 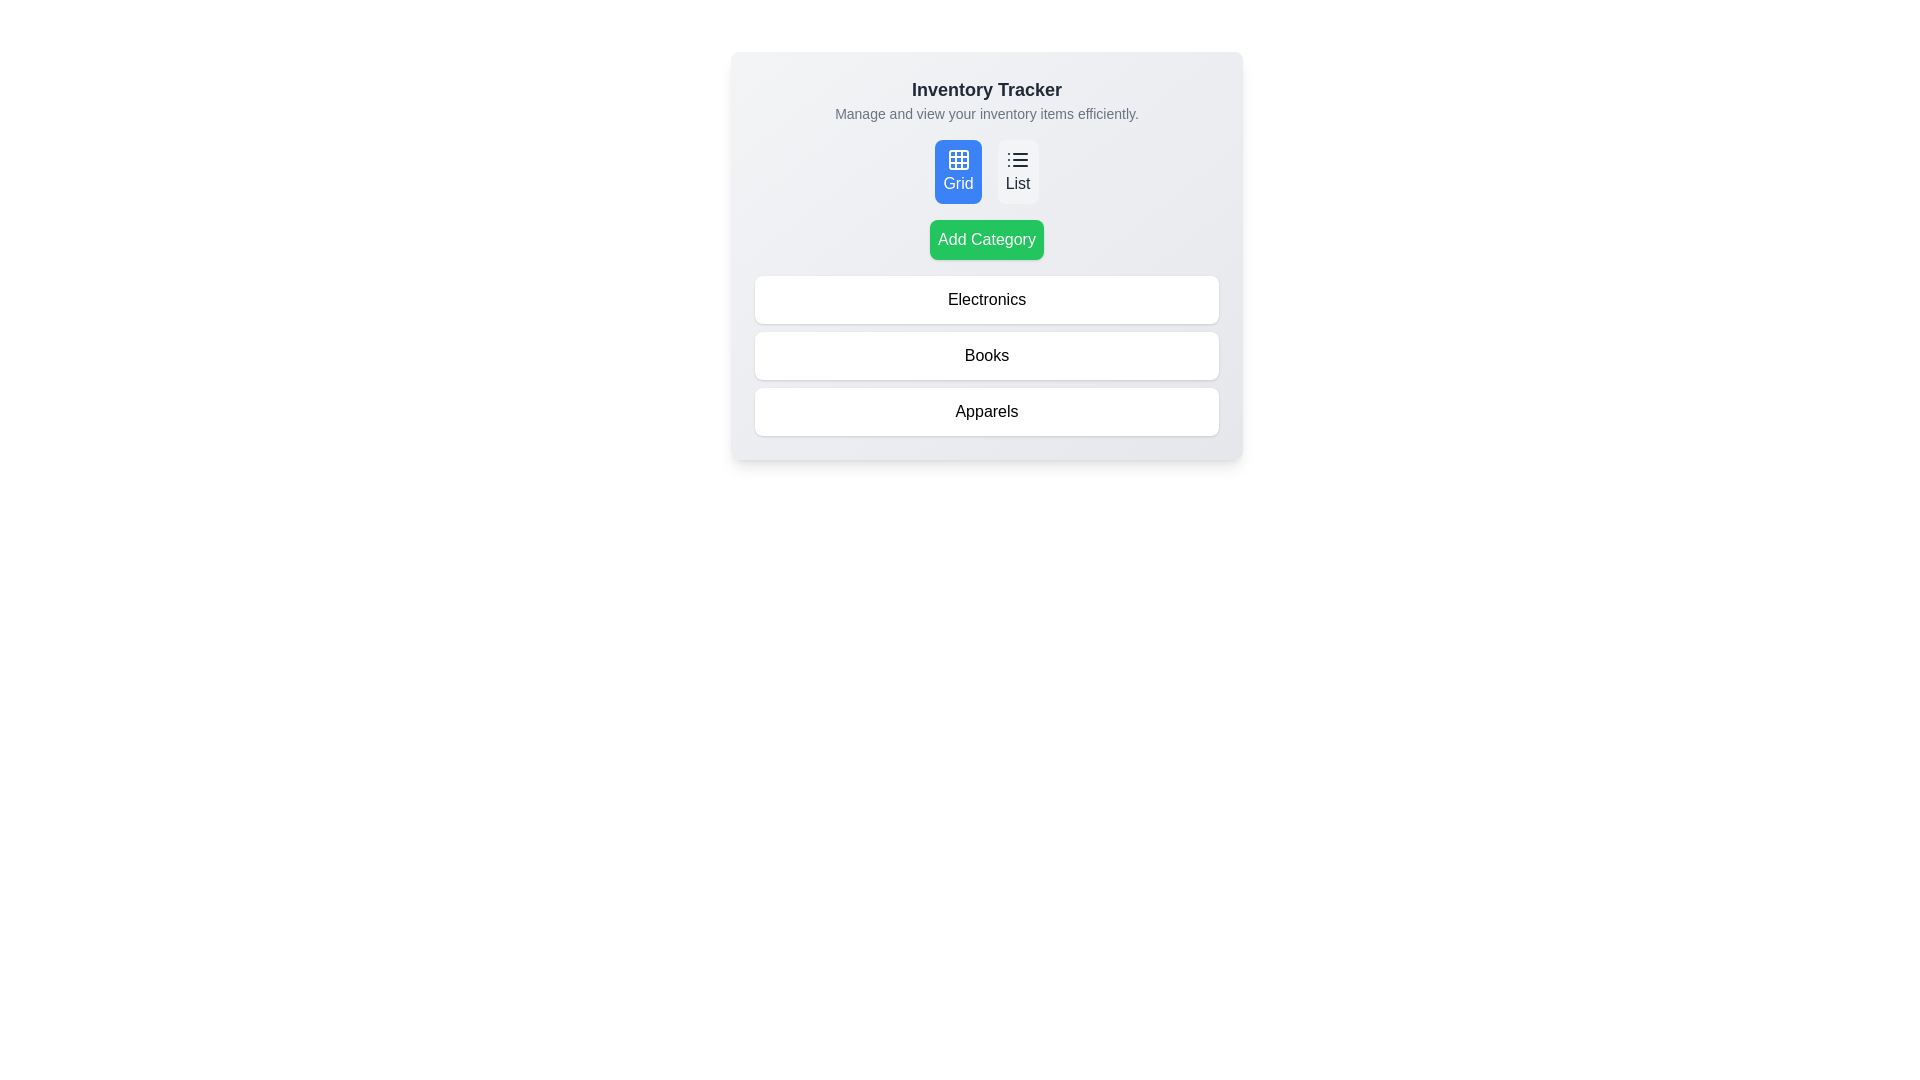 What do you see at coordinates (957, 171) in the screenshot?
I see `the toggle button for switching the display mode` at bounding box center [957, 171].